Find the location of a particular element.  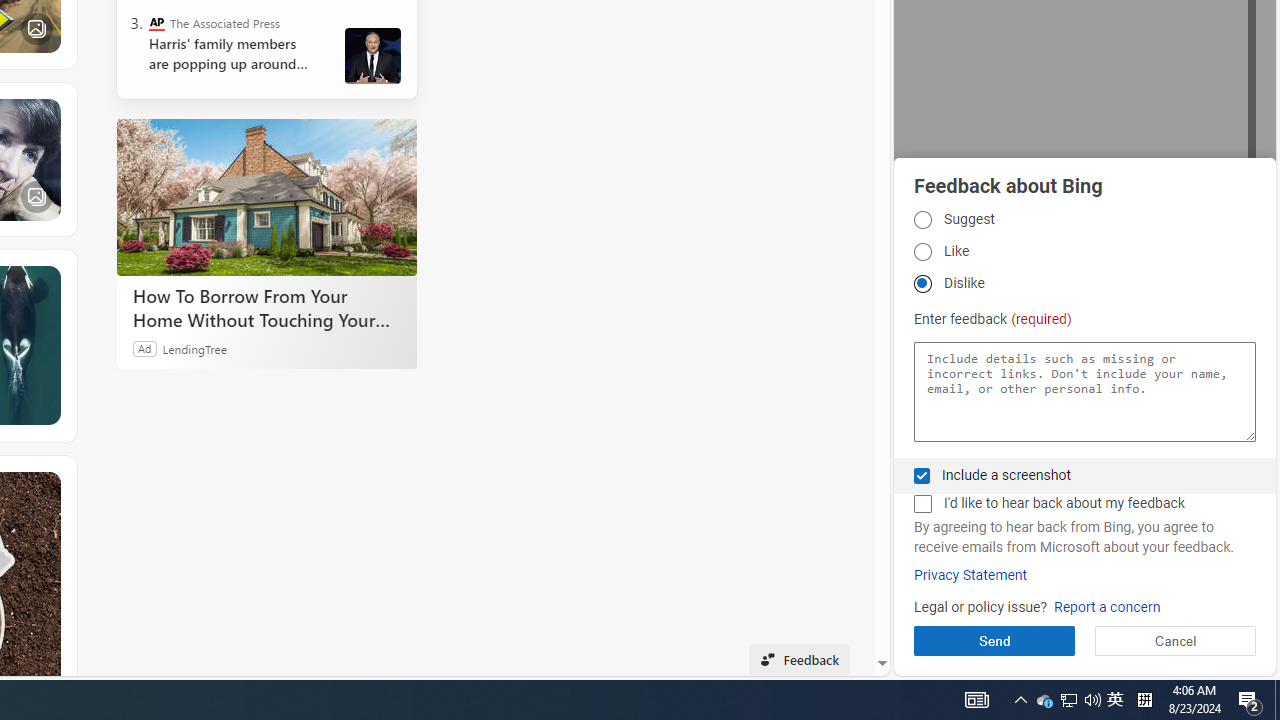

'Cancel' is located at coordinates (1175, 640).